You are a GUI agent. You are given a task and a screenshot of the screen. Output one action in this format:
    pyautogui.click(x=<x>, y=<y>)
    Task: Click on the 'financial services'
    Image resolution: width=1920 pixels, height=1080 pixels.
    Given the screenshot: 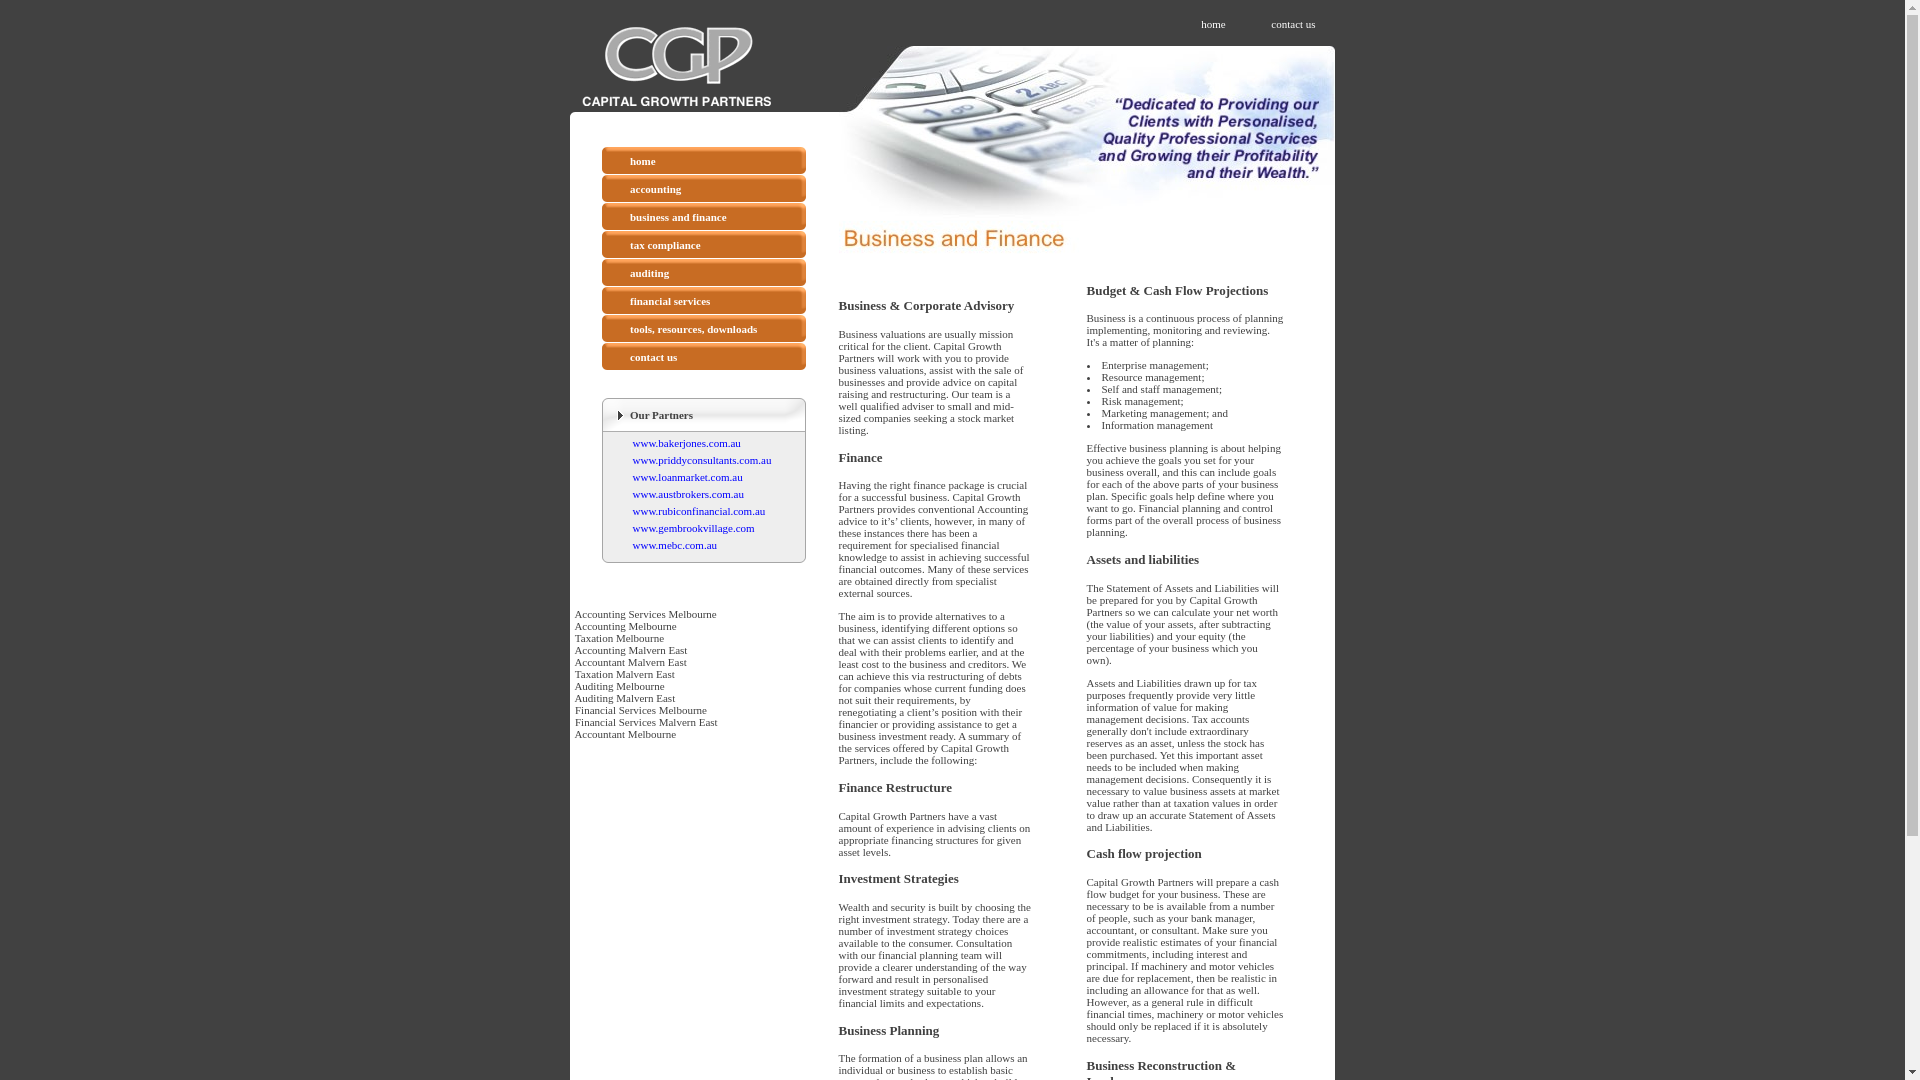 What is the action you would take?
    pyautogui.click(x=628, y=300)
    